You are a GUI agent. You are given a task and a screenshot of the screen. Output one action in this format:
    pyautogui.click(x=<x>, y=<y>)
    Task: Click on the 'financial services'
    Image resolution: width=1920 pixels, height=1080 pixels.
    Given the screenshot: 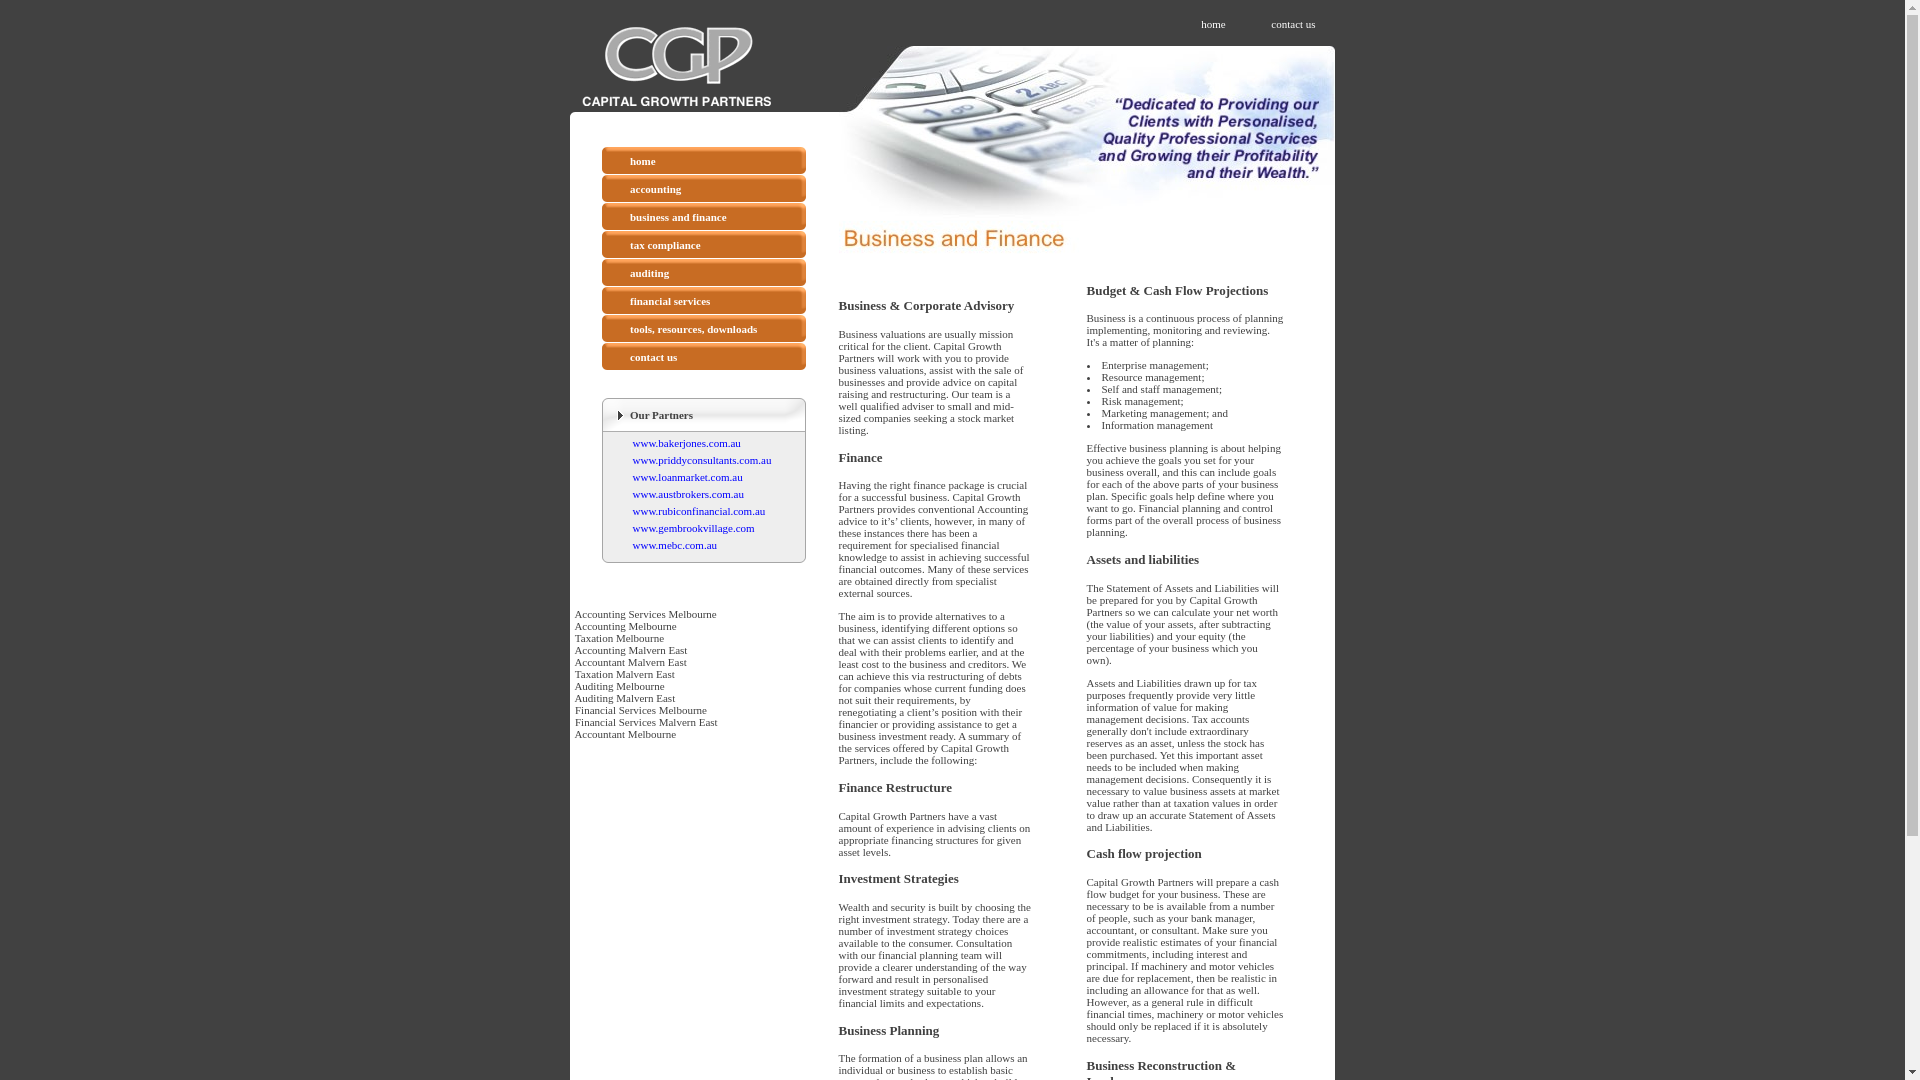 What is the action you would take?
    pyautogui.click(x=628, y=300)
    